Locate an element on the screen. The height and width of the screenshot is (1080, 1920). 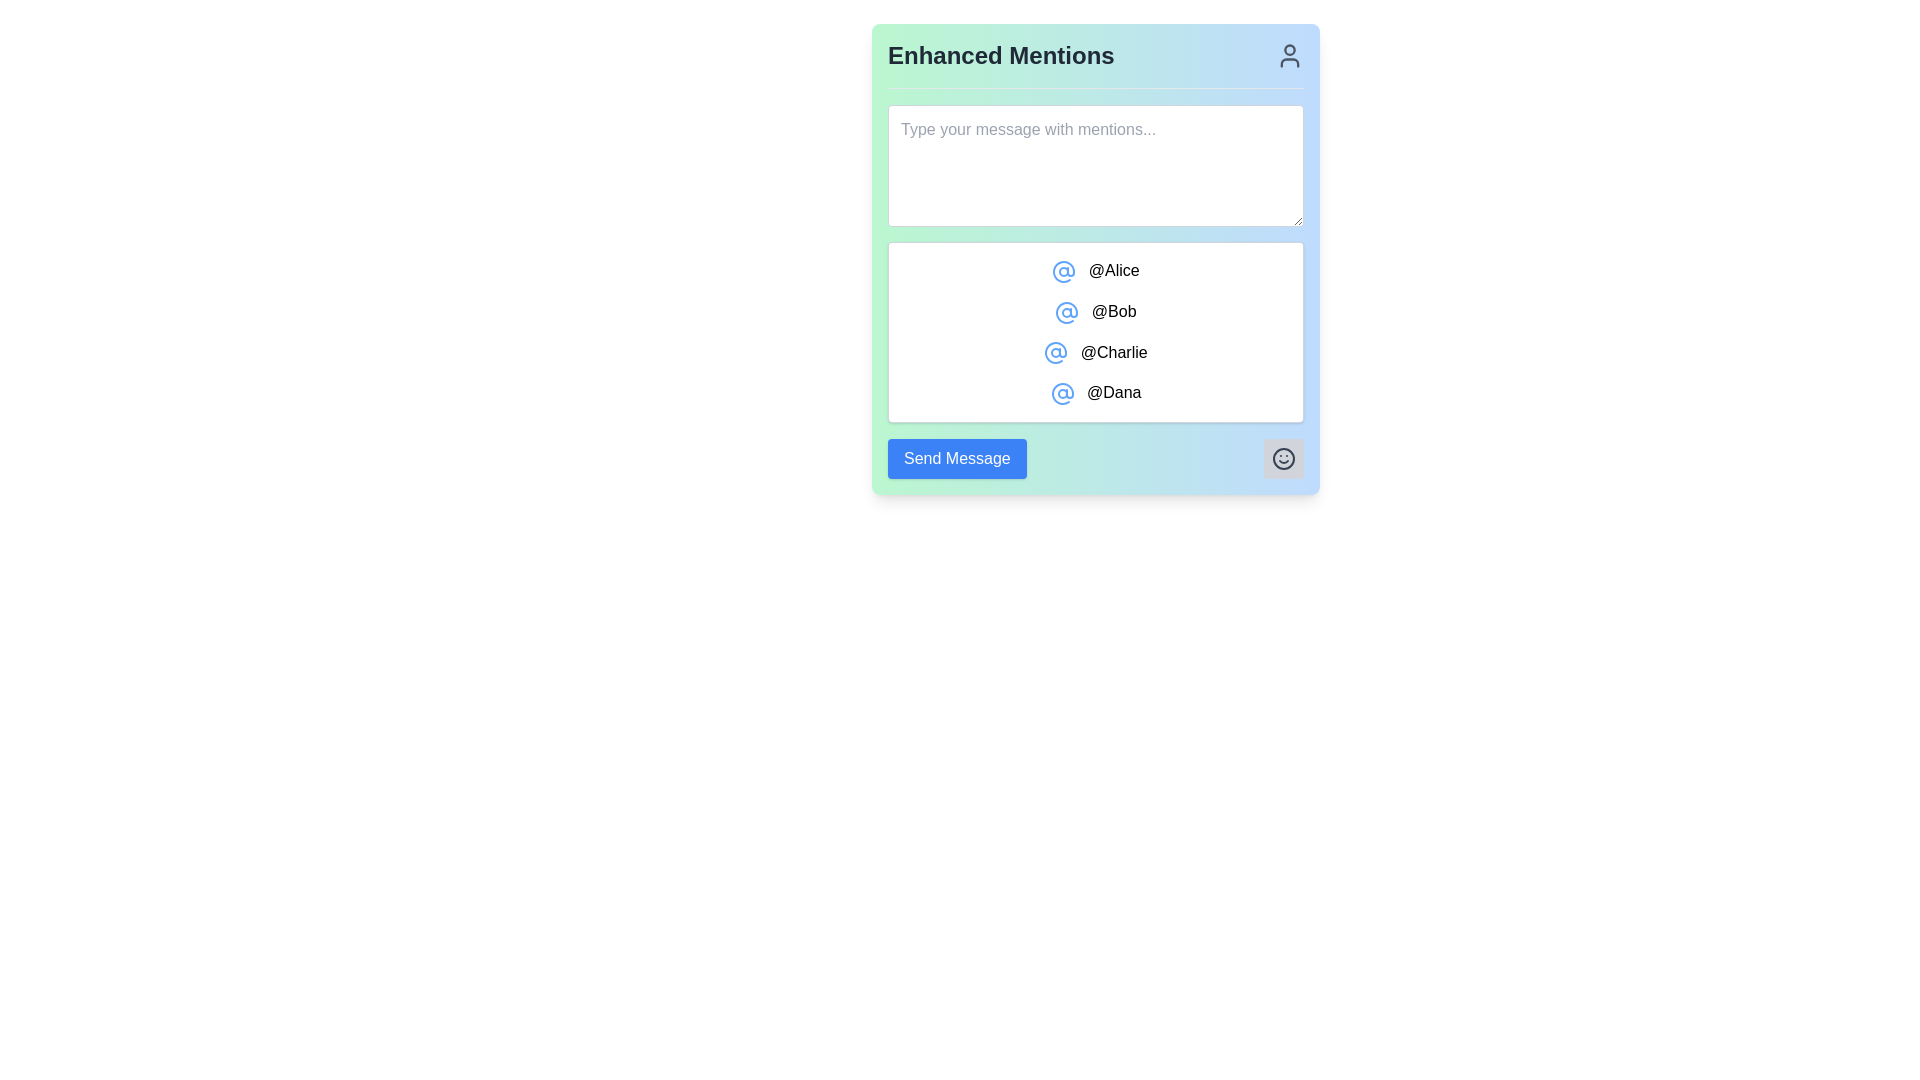
circular smiley face icon element located in the bottom-right corner of the 'Enhanced Mentions' dialog box for debugging purposes is located at coordinates (1283, 459).